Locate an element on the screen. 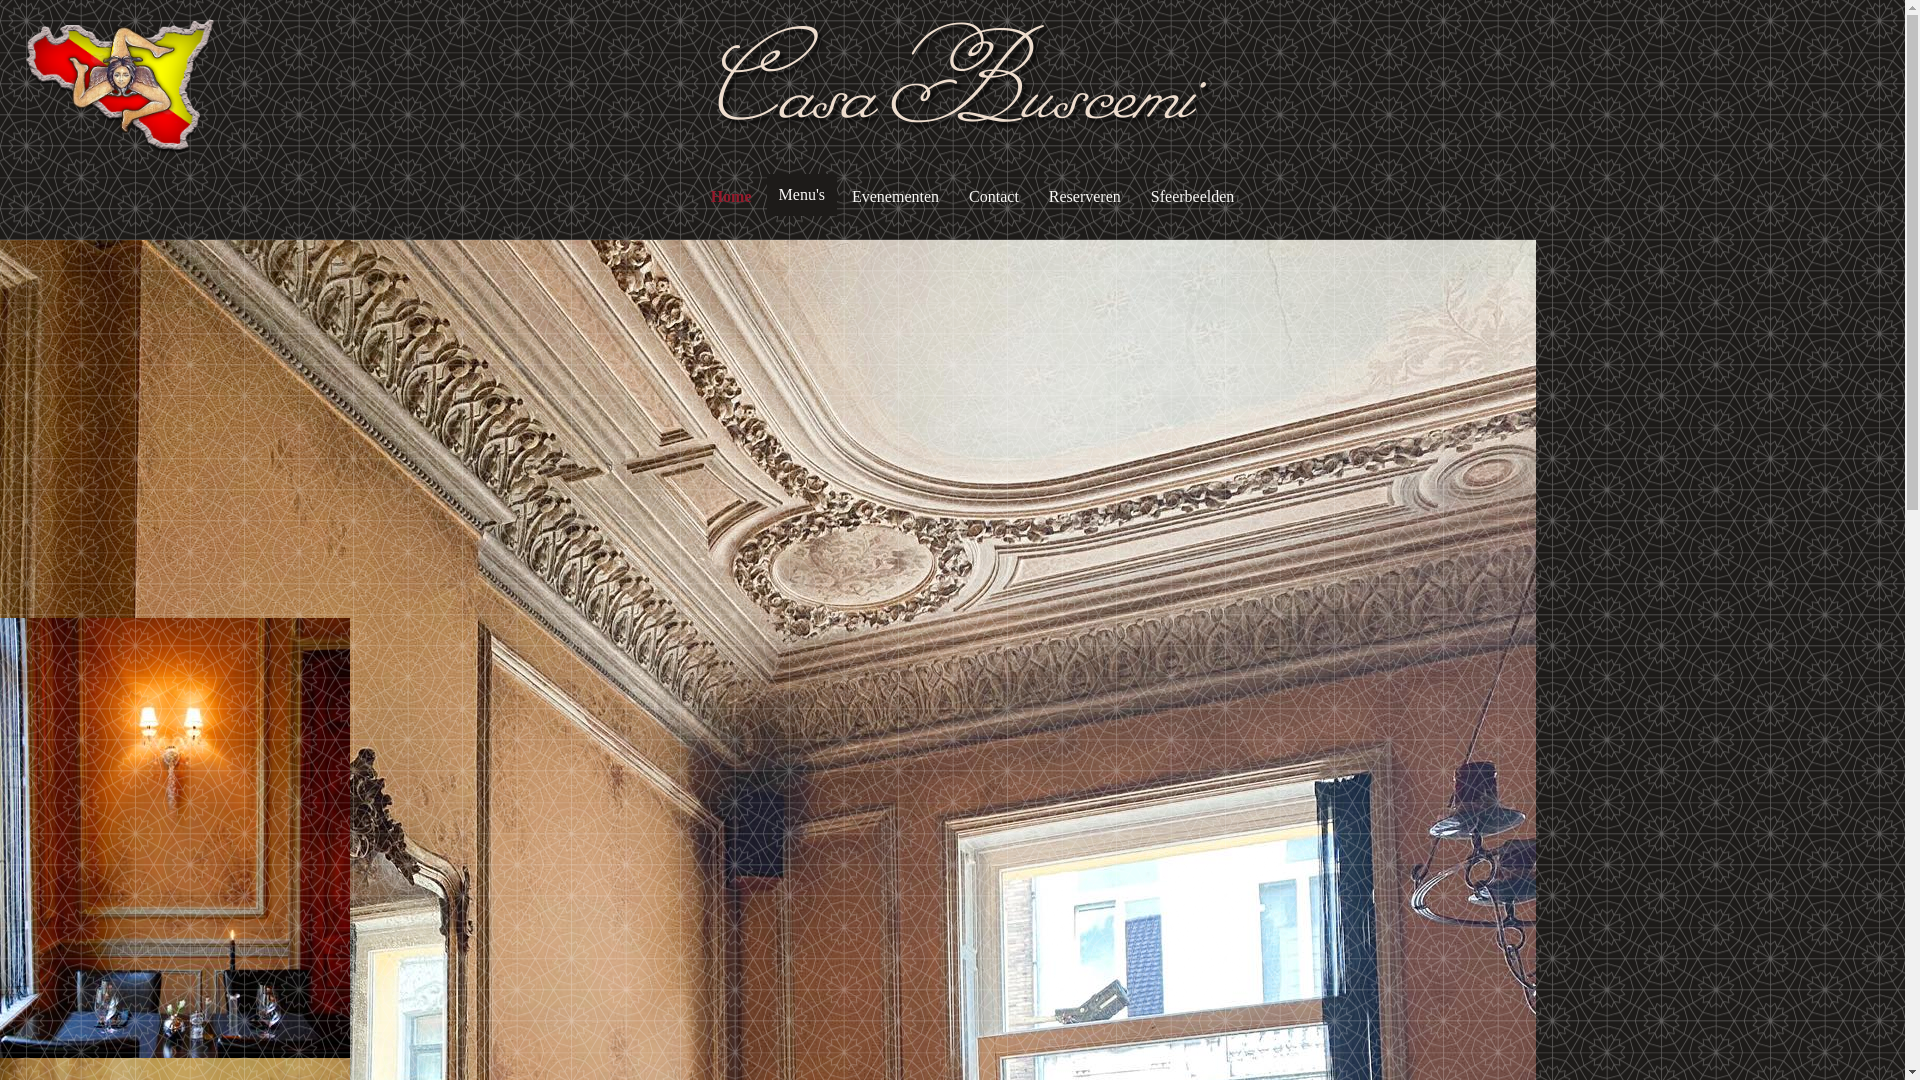 The image size is (1920, 1080). 'Contact' is located at coordinates (964, 196).